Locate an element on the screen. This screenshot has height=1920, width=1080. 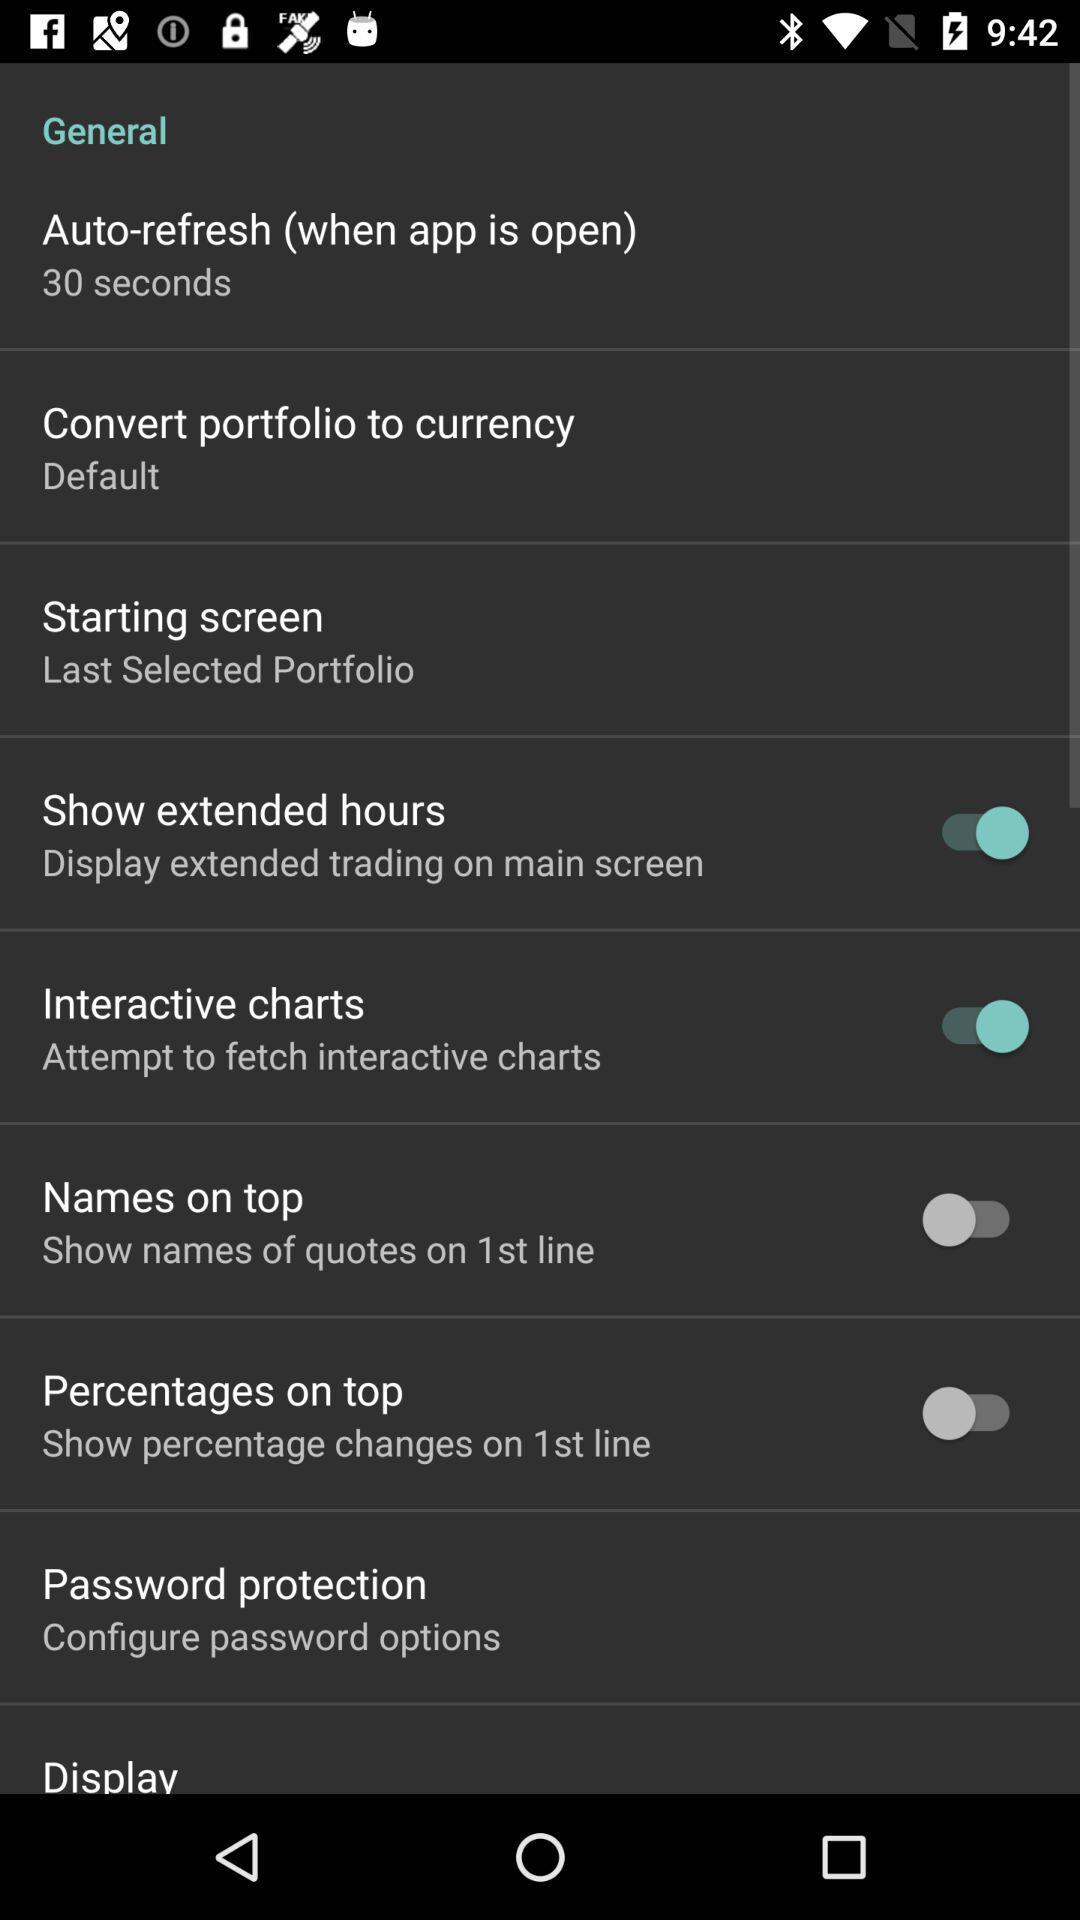
icon below the 30 seconds item is located at coordinates (308, 420).